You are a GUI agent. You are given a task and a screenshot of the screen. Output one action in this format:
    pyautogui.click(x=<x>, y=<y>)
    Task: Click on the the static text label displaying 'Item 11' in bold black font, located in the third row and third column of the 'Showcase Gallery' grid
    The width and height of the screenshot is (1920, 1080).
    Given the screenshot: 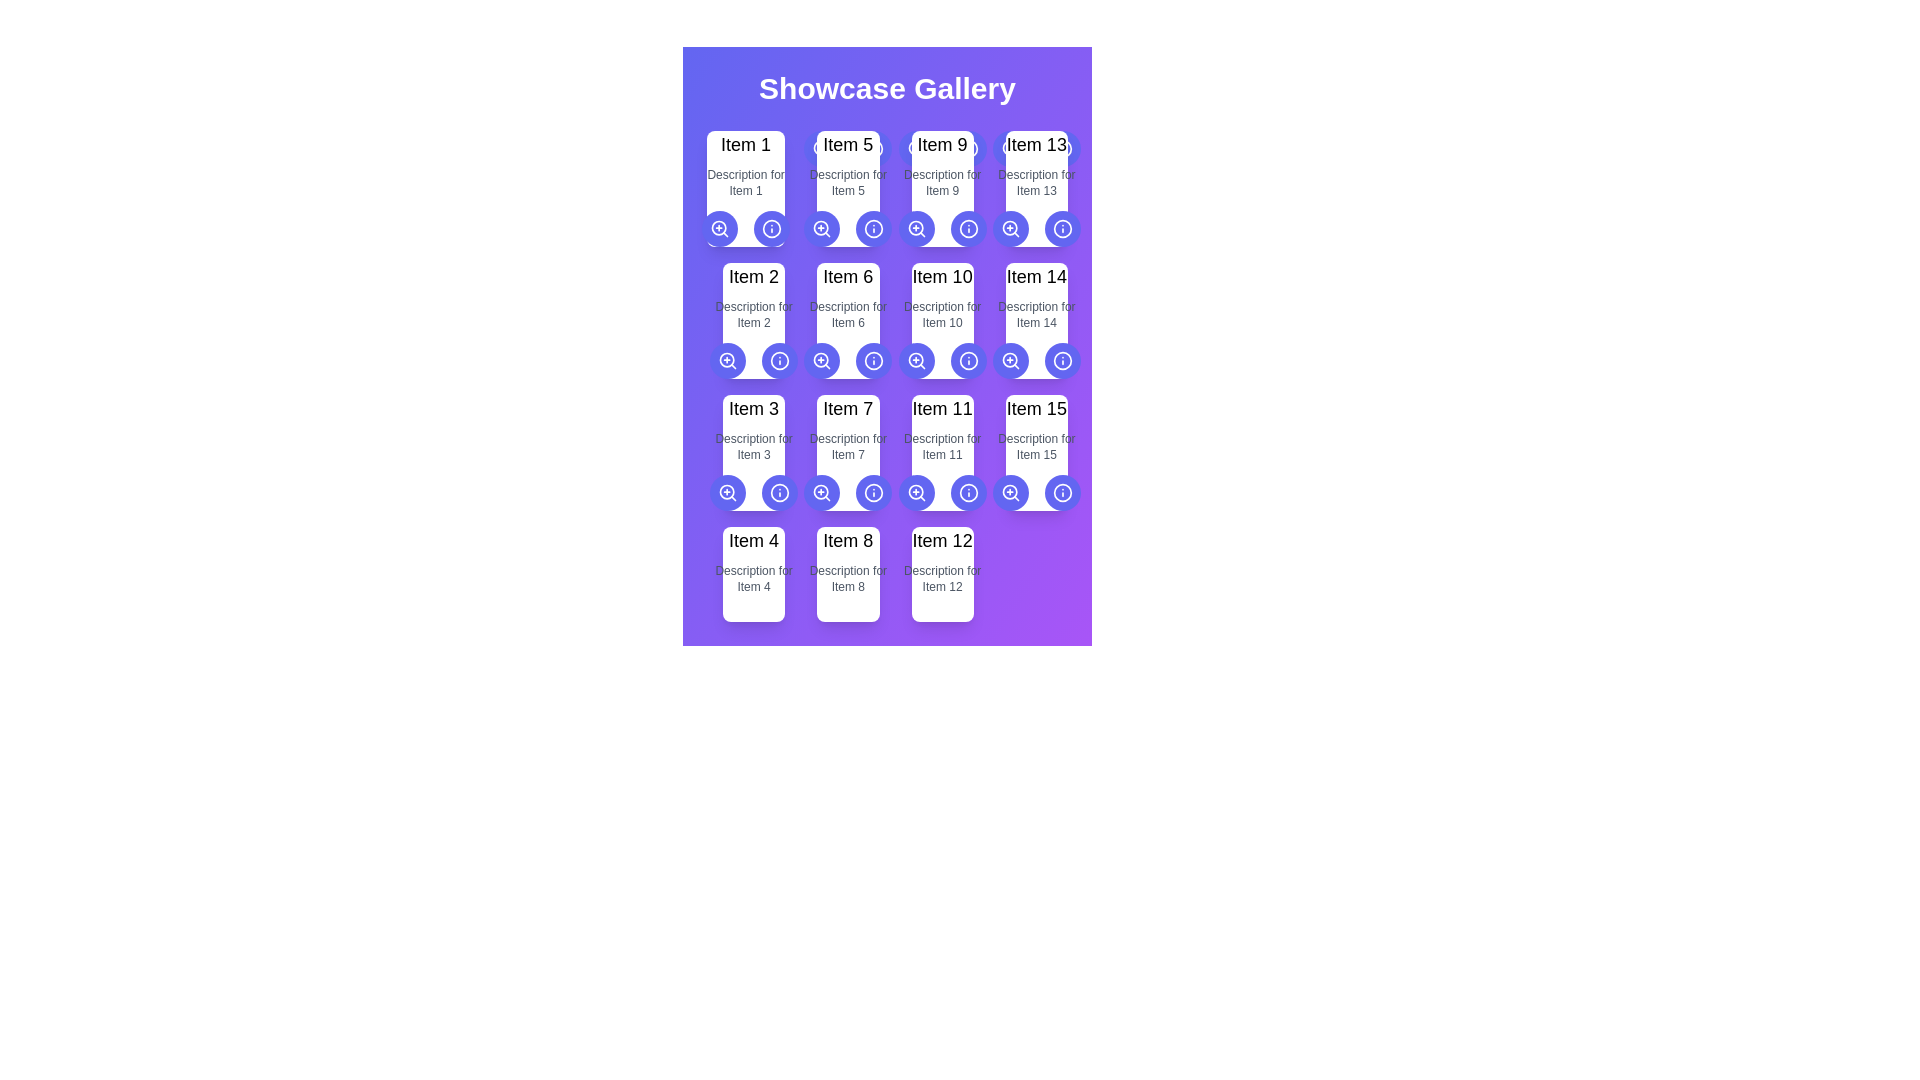 What is the action you would take?
    pyautogui.click(x=941, y=407)
    